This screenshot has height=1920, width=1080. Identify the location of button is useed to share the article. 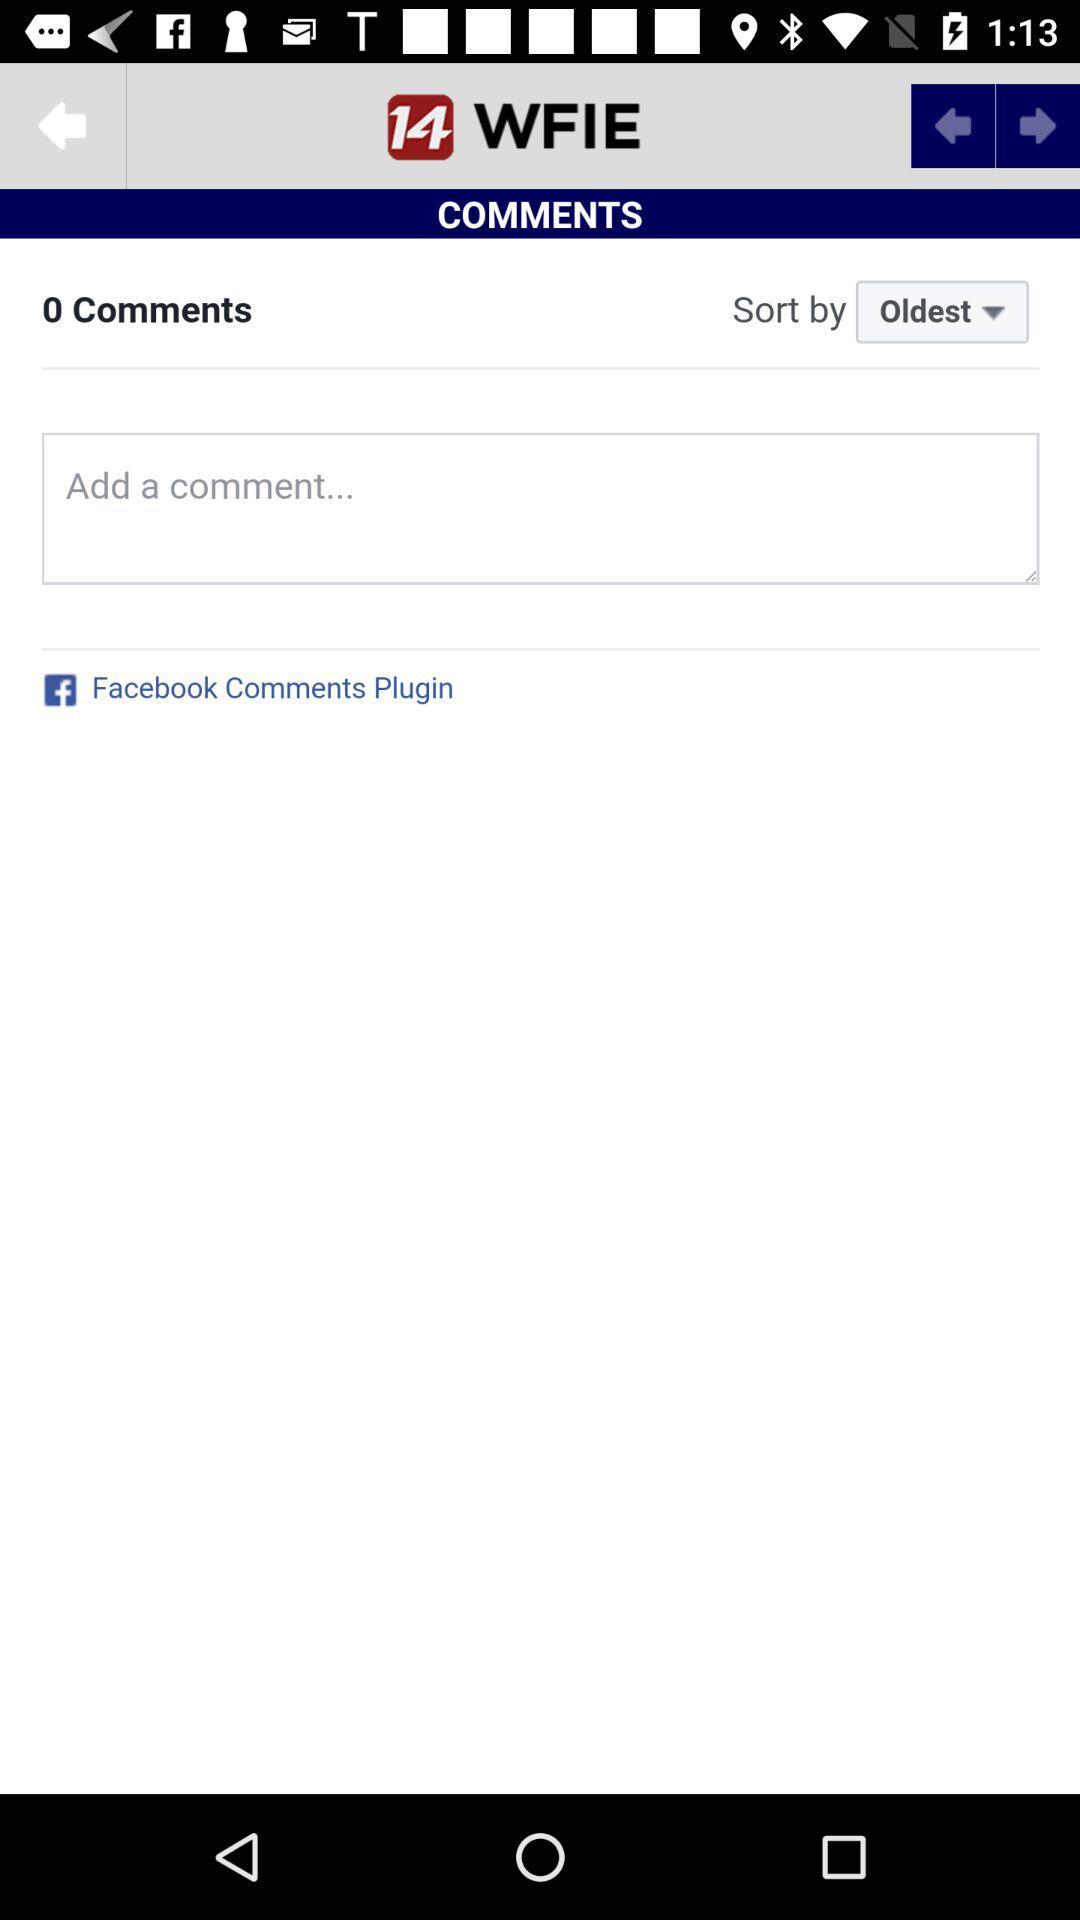
(61, 124).